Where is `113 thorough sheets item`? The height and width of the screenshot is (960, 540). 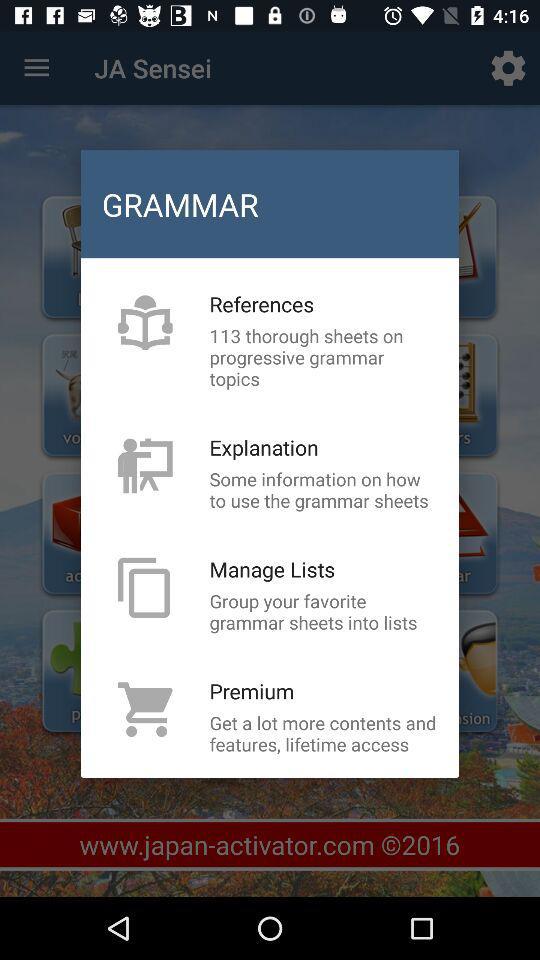
113 thorough sheets item is located at coordinates (323, 357).